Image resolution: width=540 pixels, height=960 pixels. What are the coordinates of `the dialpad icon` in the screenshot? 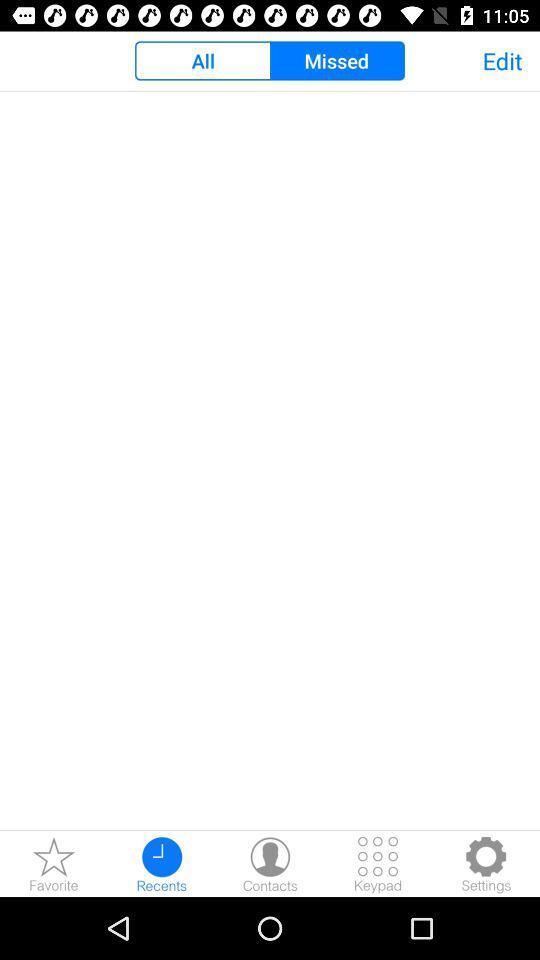 It's located at (378, 863).